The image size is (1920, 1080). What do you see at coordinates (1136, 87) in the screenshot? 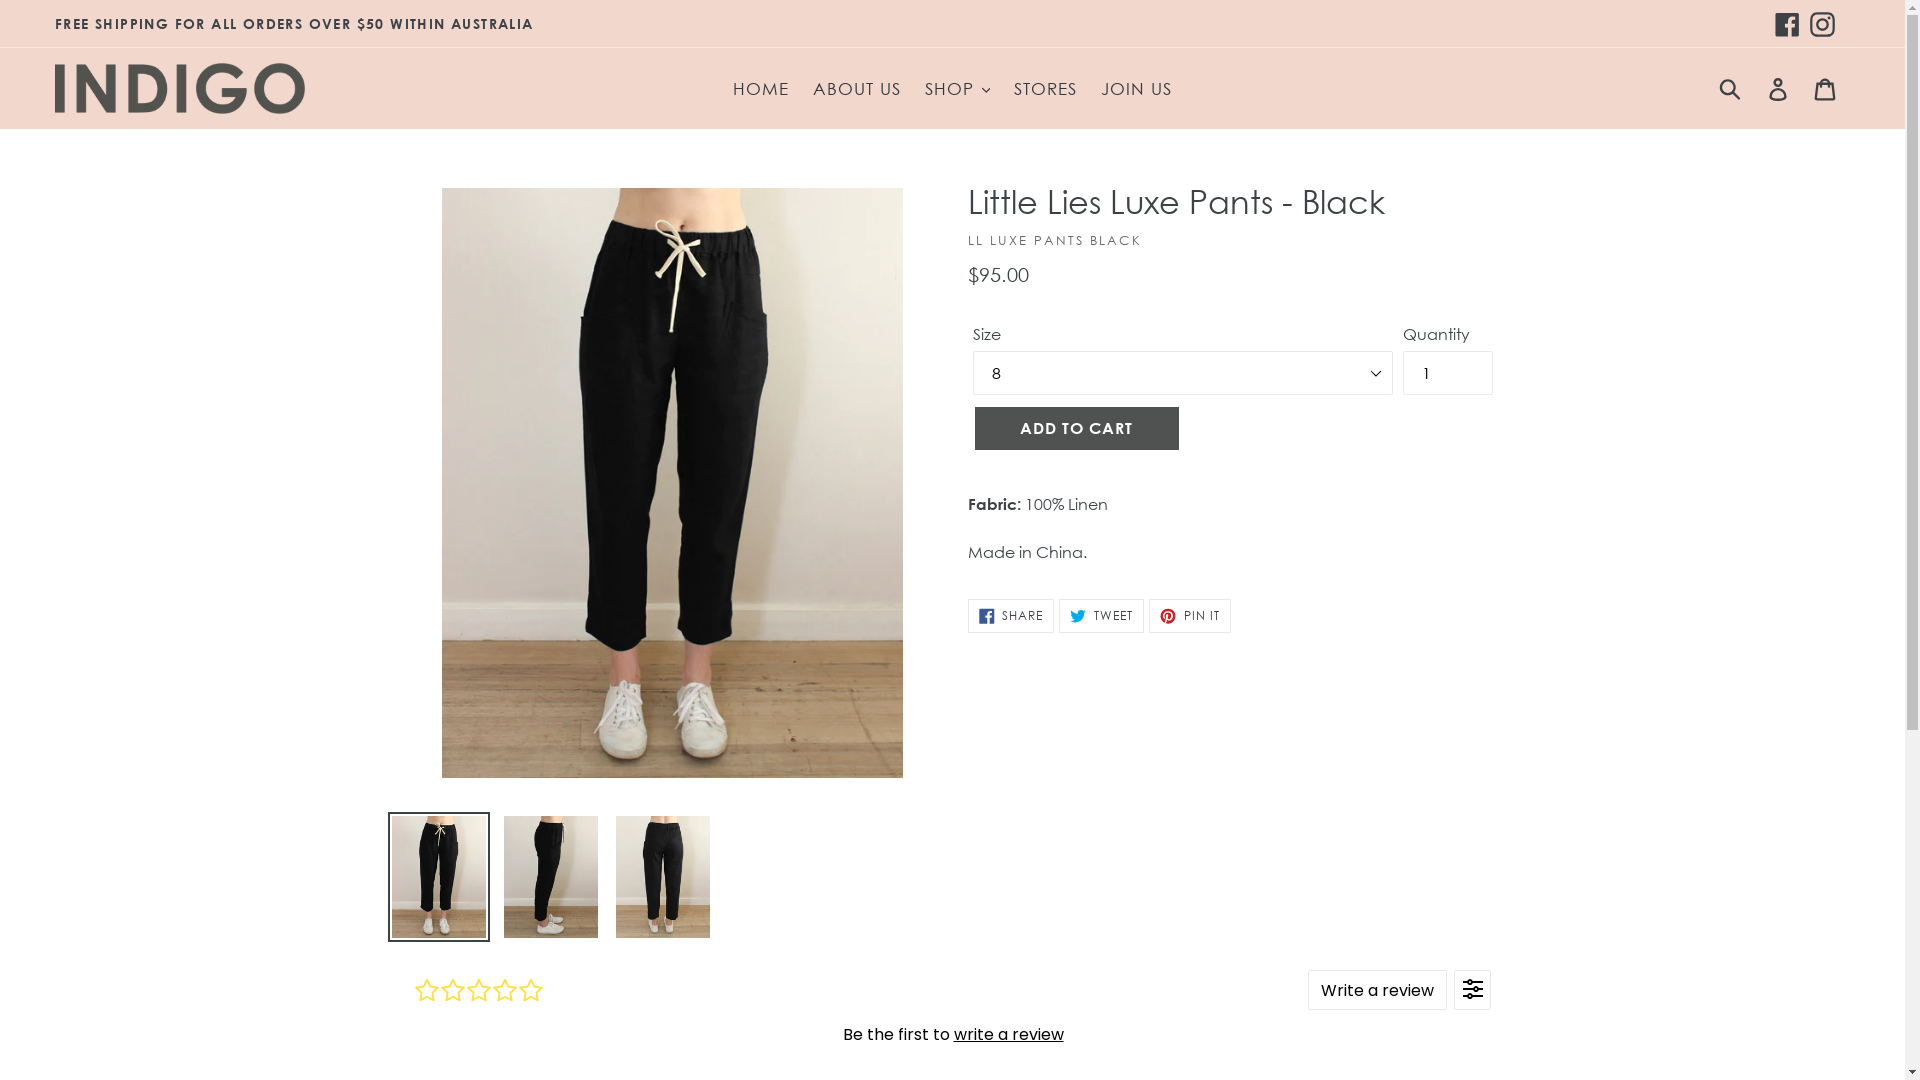
I see `'JOIN US'` at bounding box center [1136, 87].